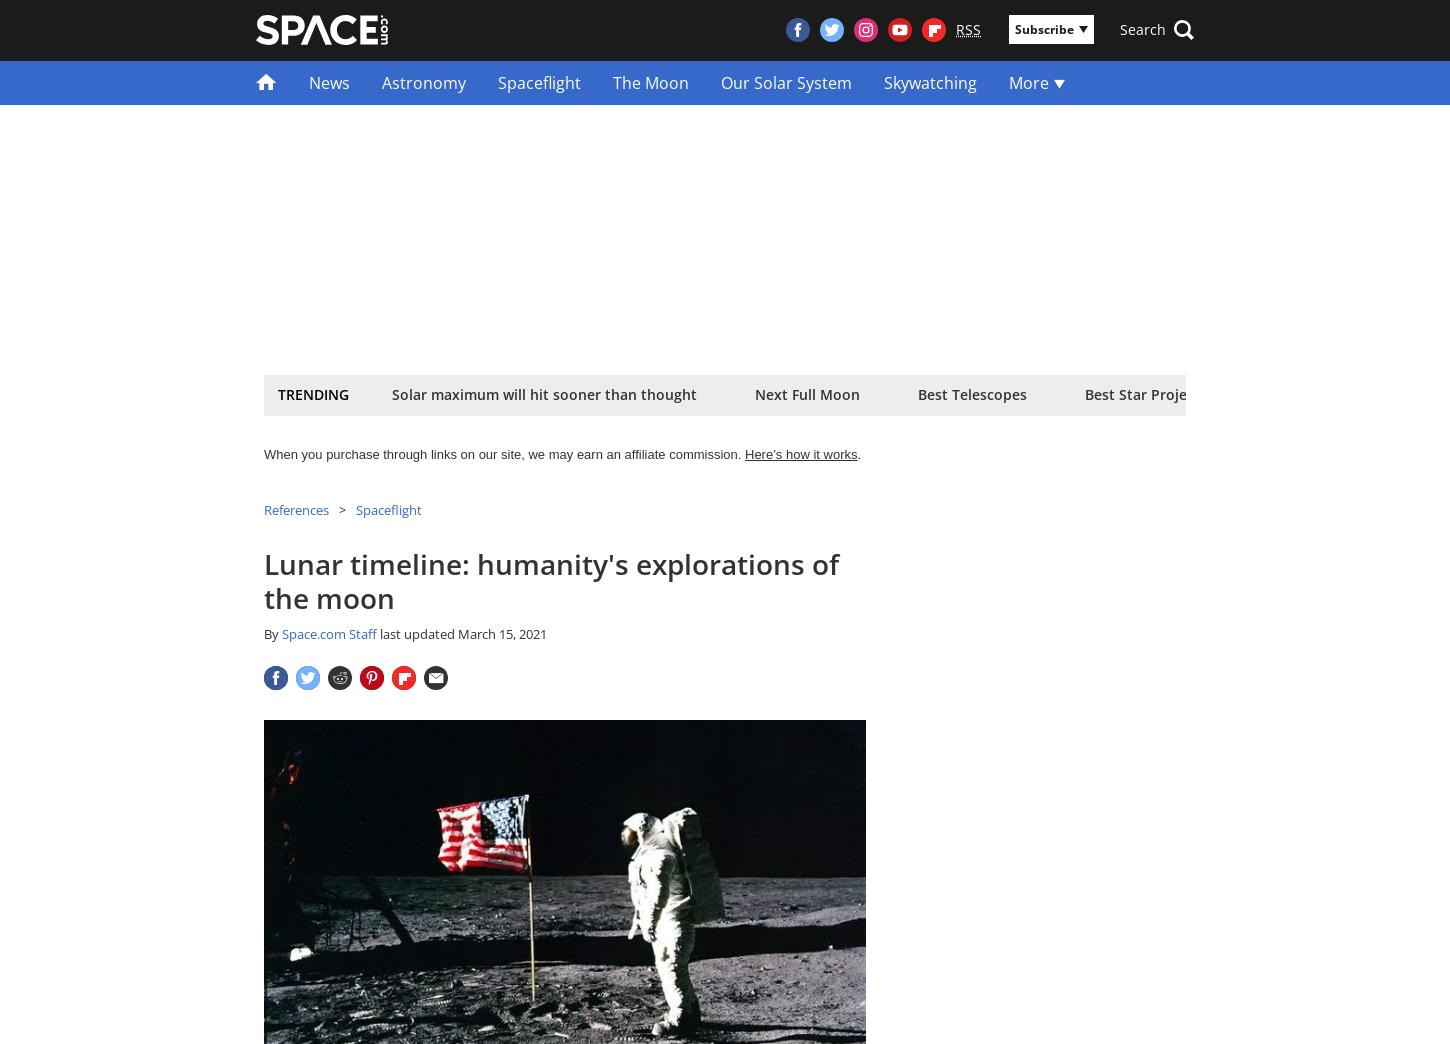  Describe the element at coordinates (551, 579) in the screenshot. I see `'Lunar timeline: humanity's explorations of the moon'` at that location.